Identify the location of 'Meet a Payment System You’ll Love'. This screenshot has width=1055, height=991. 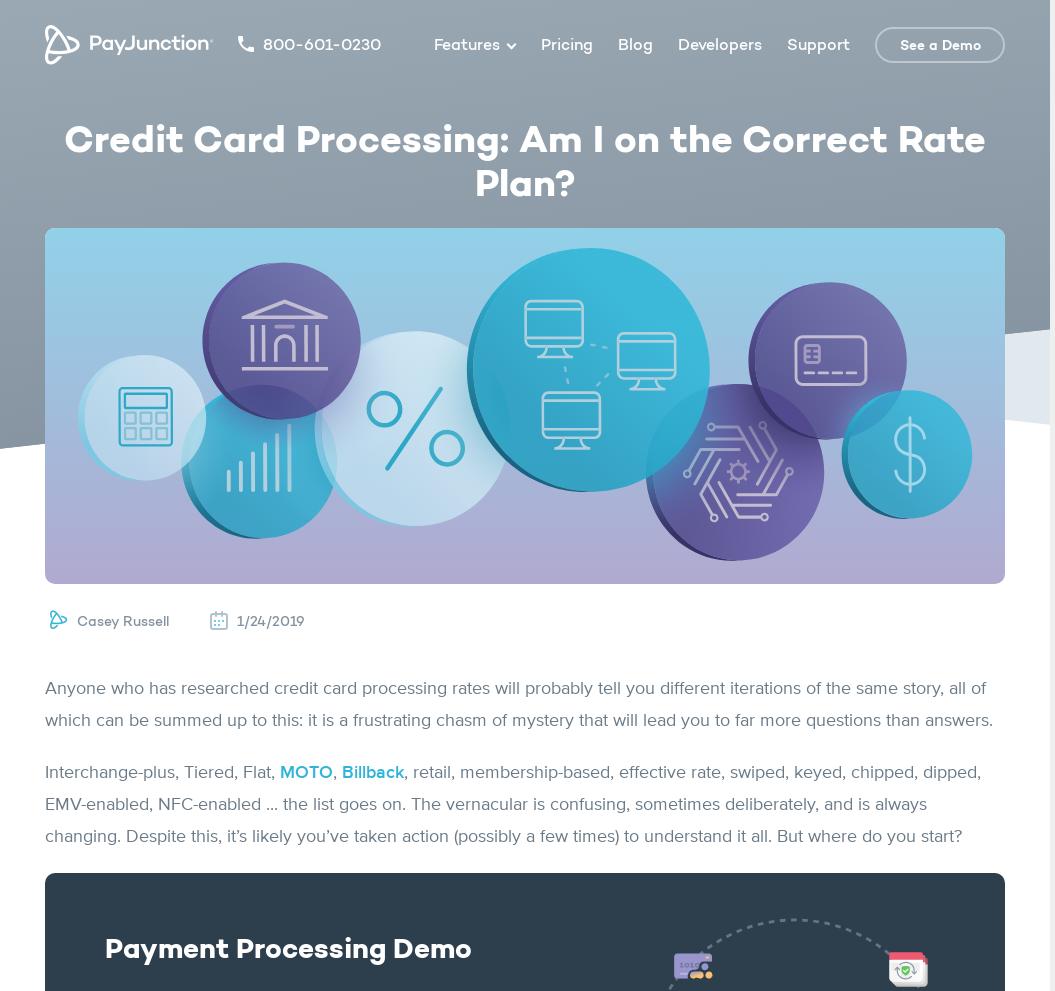
(524, 711).